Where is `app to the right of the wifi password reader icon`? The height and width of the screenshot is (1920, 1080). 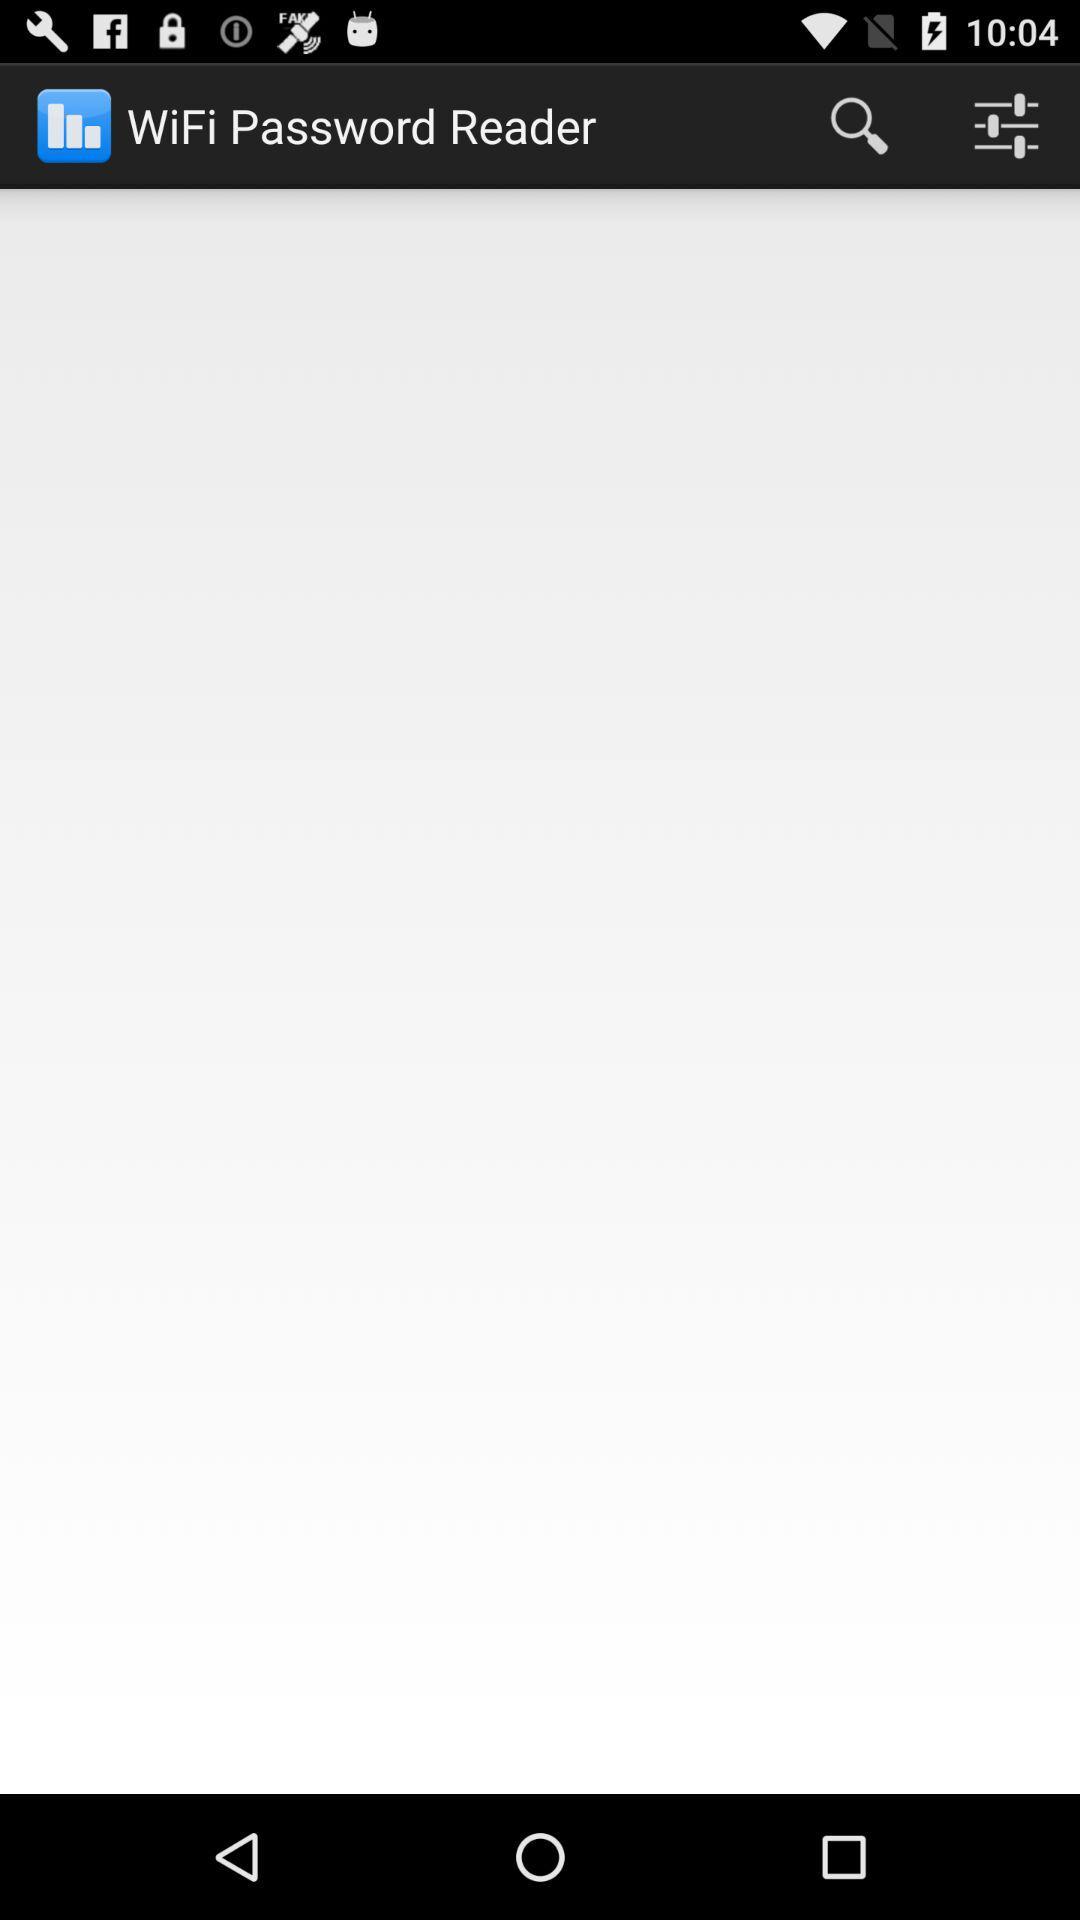 app to the right of the wifi password reader icon is located at coordinates (858, 124).